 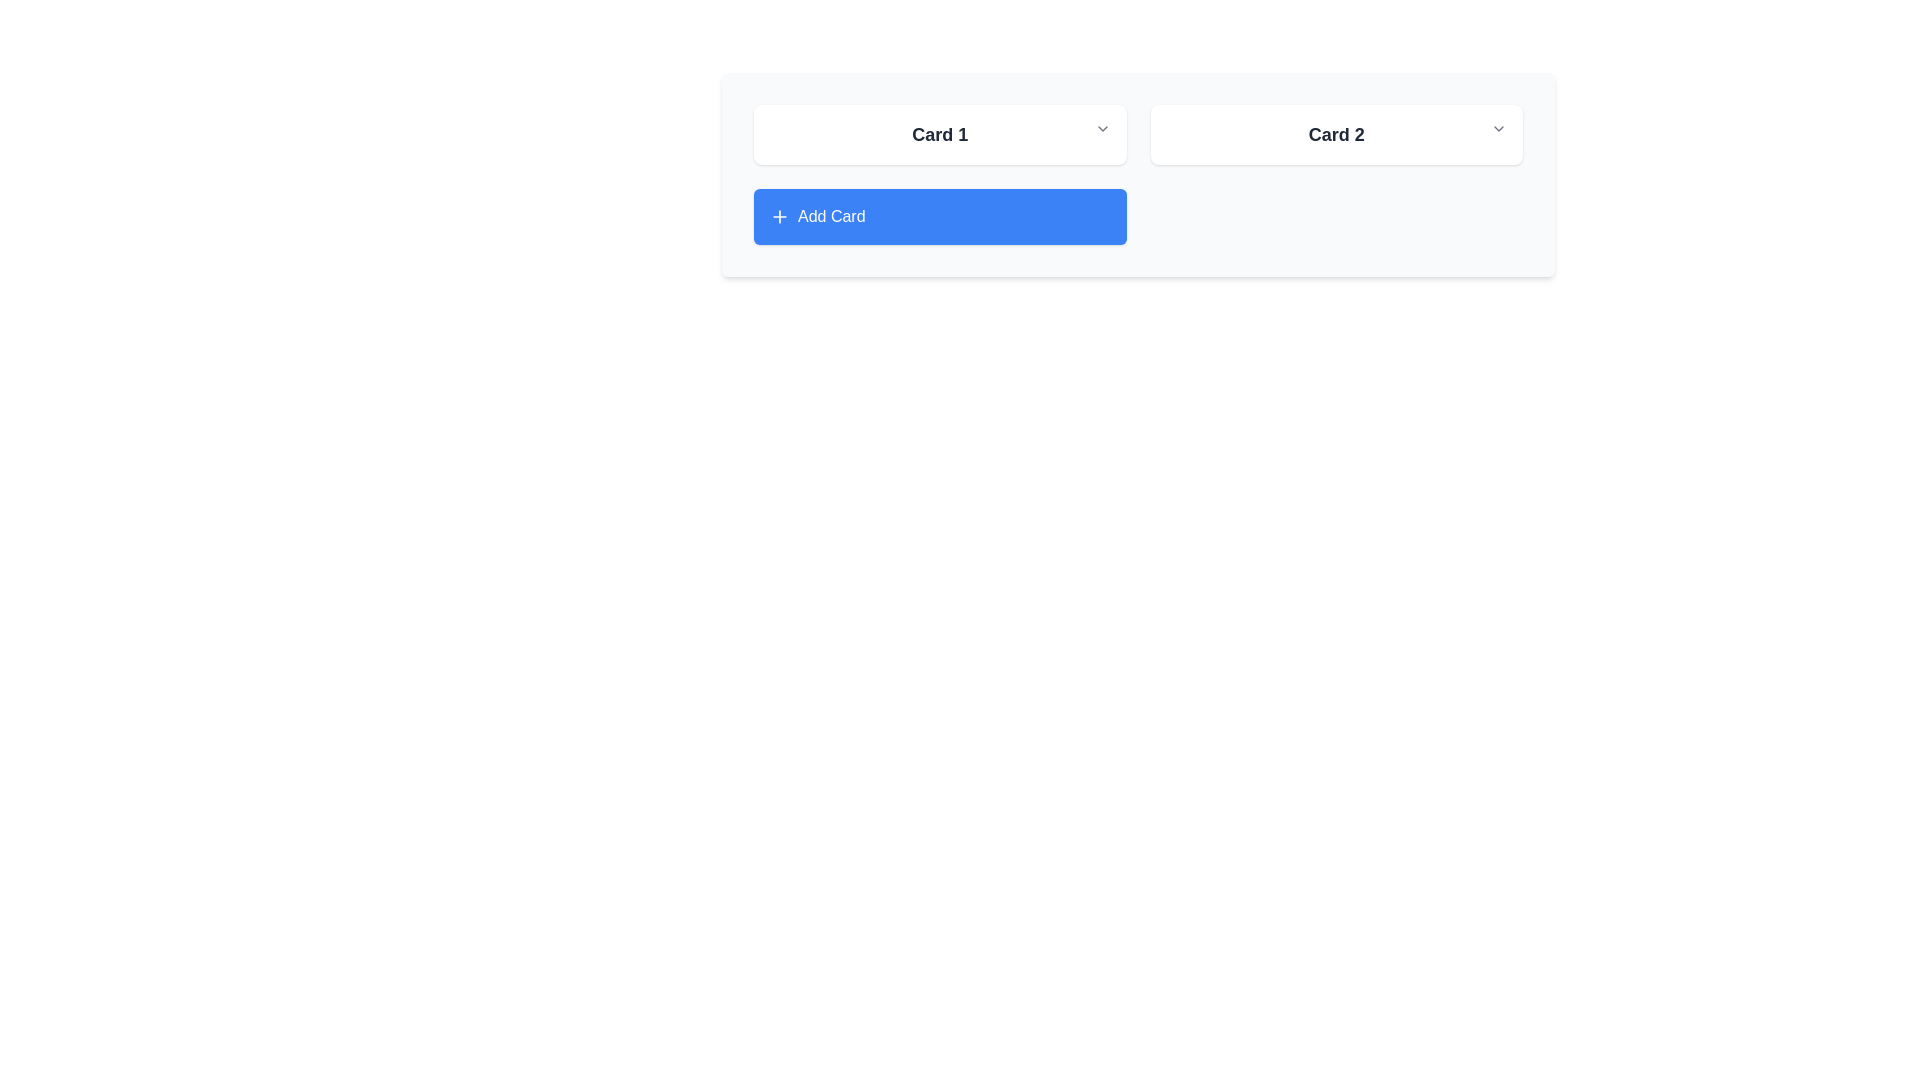 I want to click on the 'Add New Card' button located below 'Card 1' and 'Card 2' in the grid layout, so click(x=939, y=216).